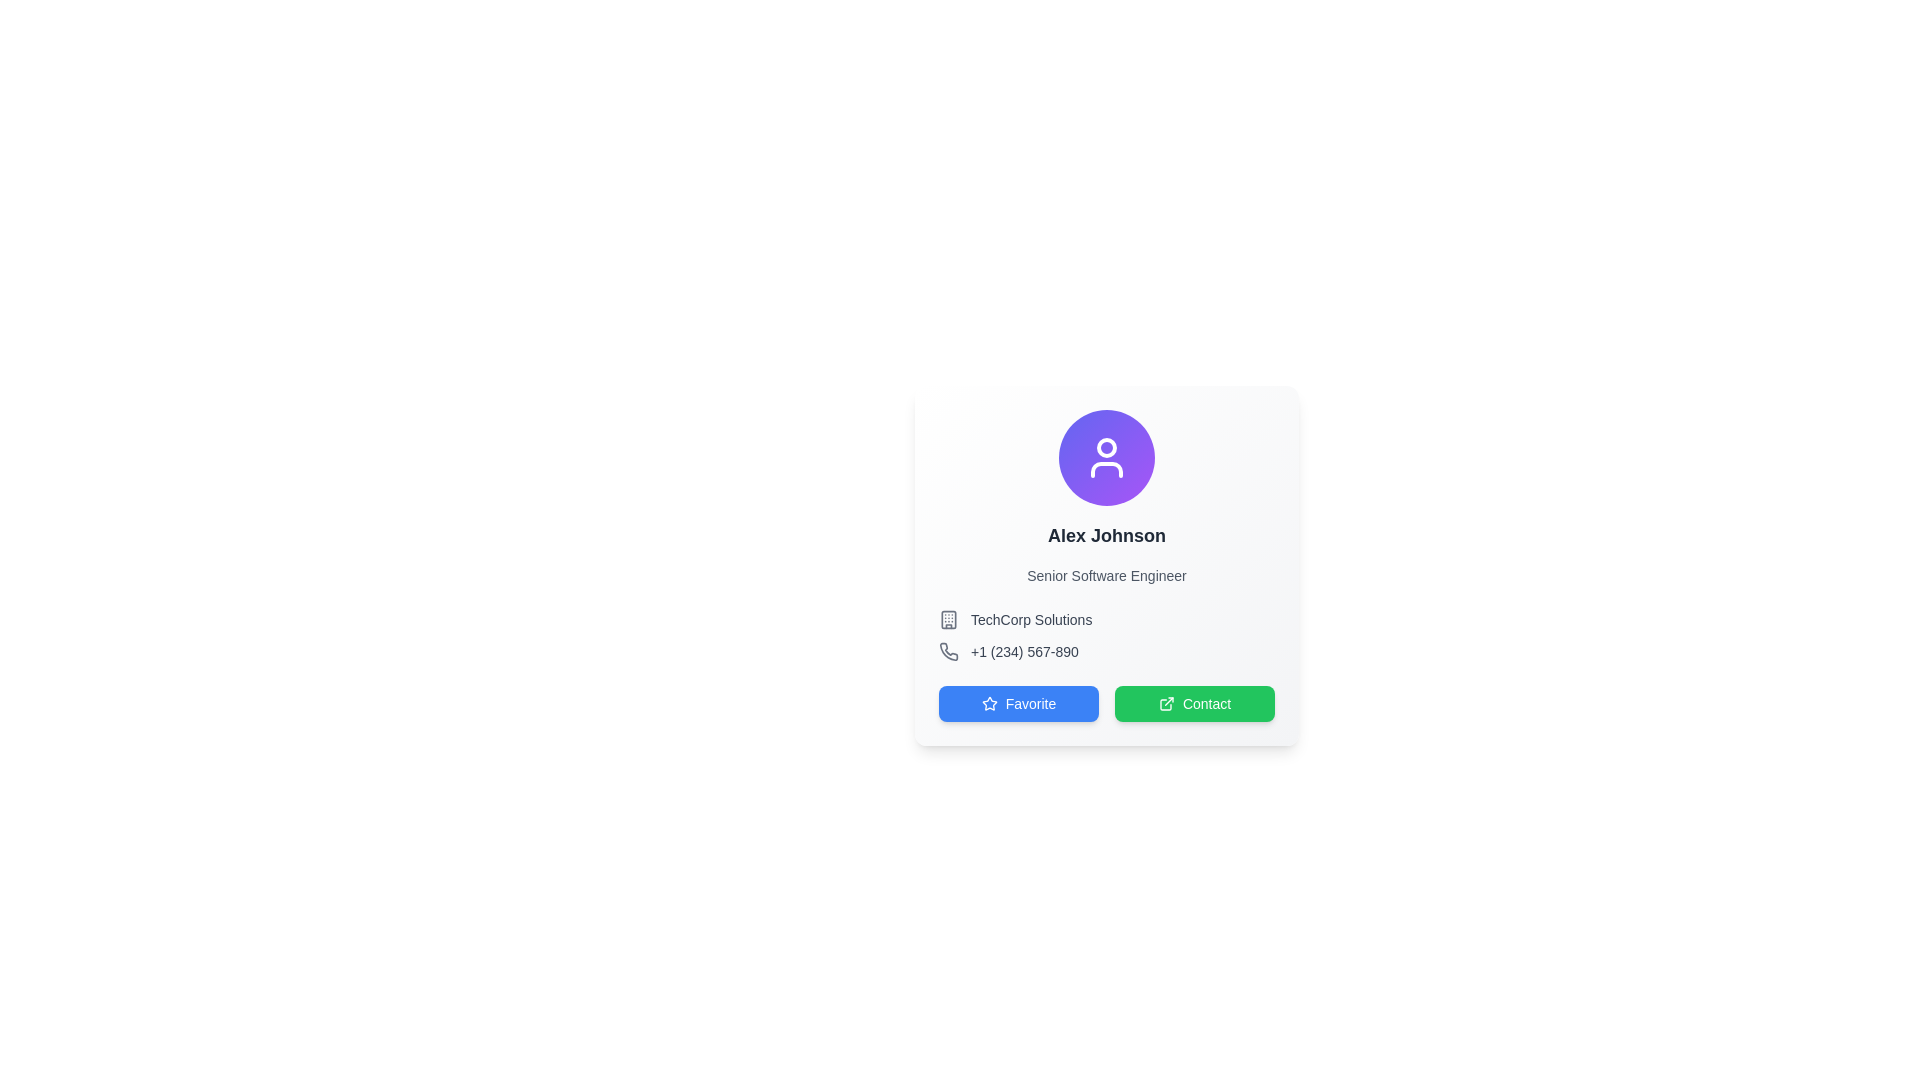  I want to click on the decorative icon within the SVG graphic located to the left of the 'Favorite' button in the lower left section of the interface, so click(989, 702).